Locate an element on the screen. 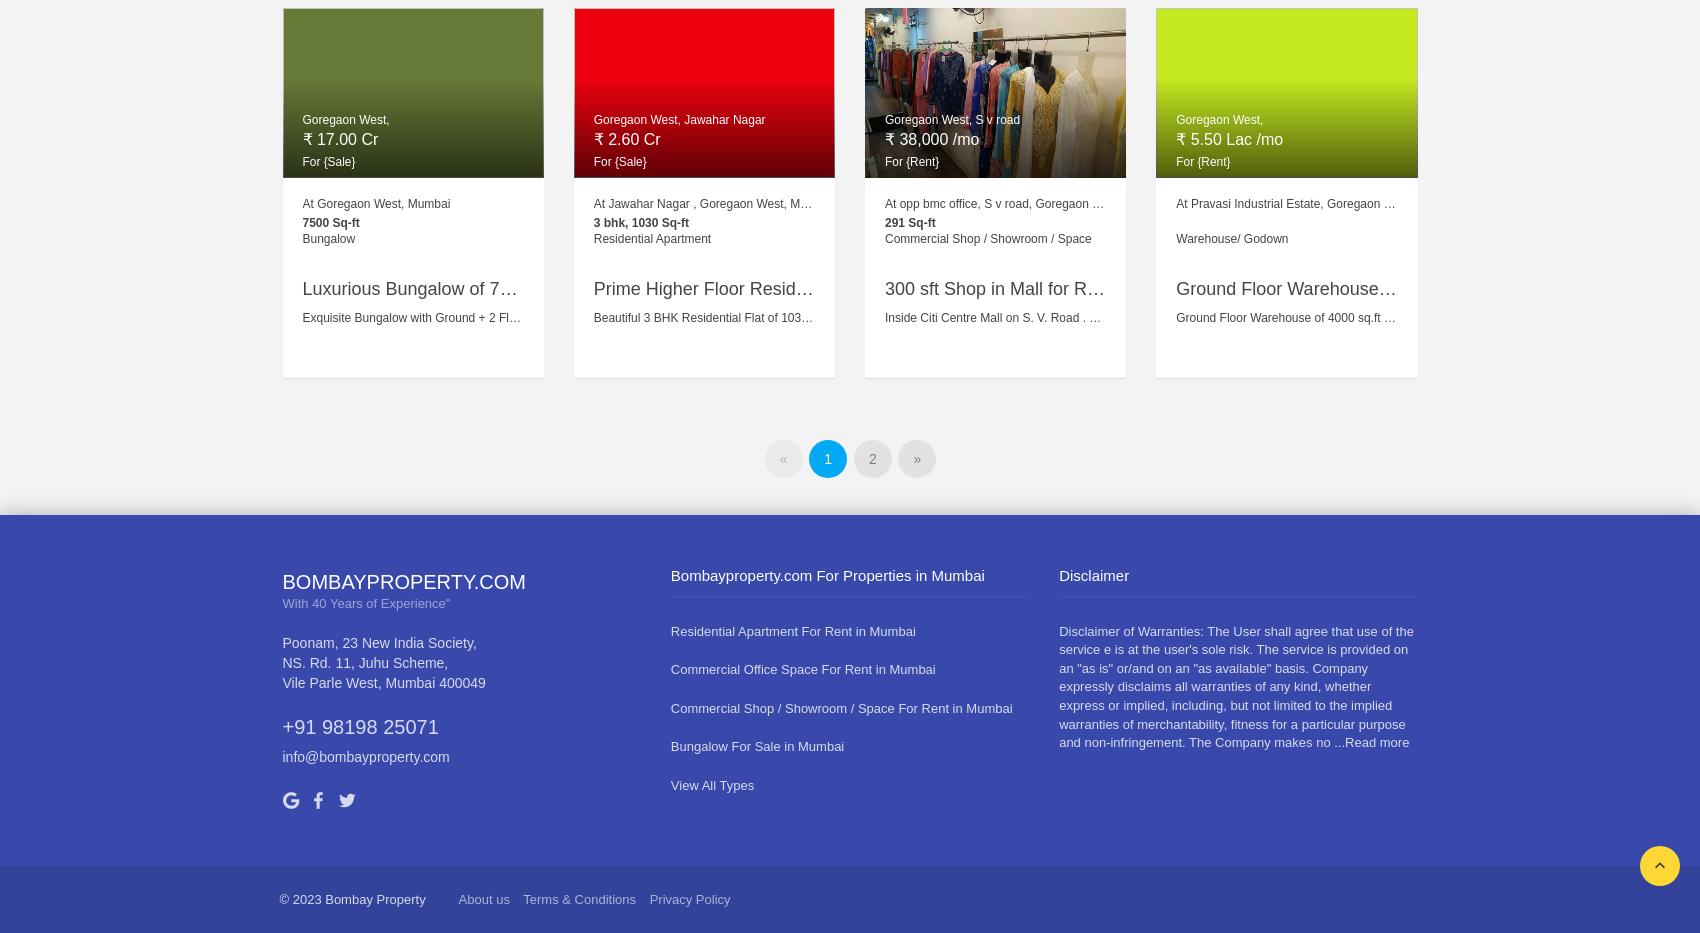 The width and height of the screenshot is (1700, 933). 'About us' is located at coordinates (483, 898).